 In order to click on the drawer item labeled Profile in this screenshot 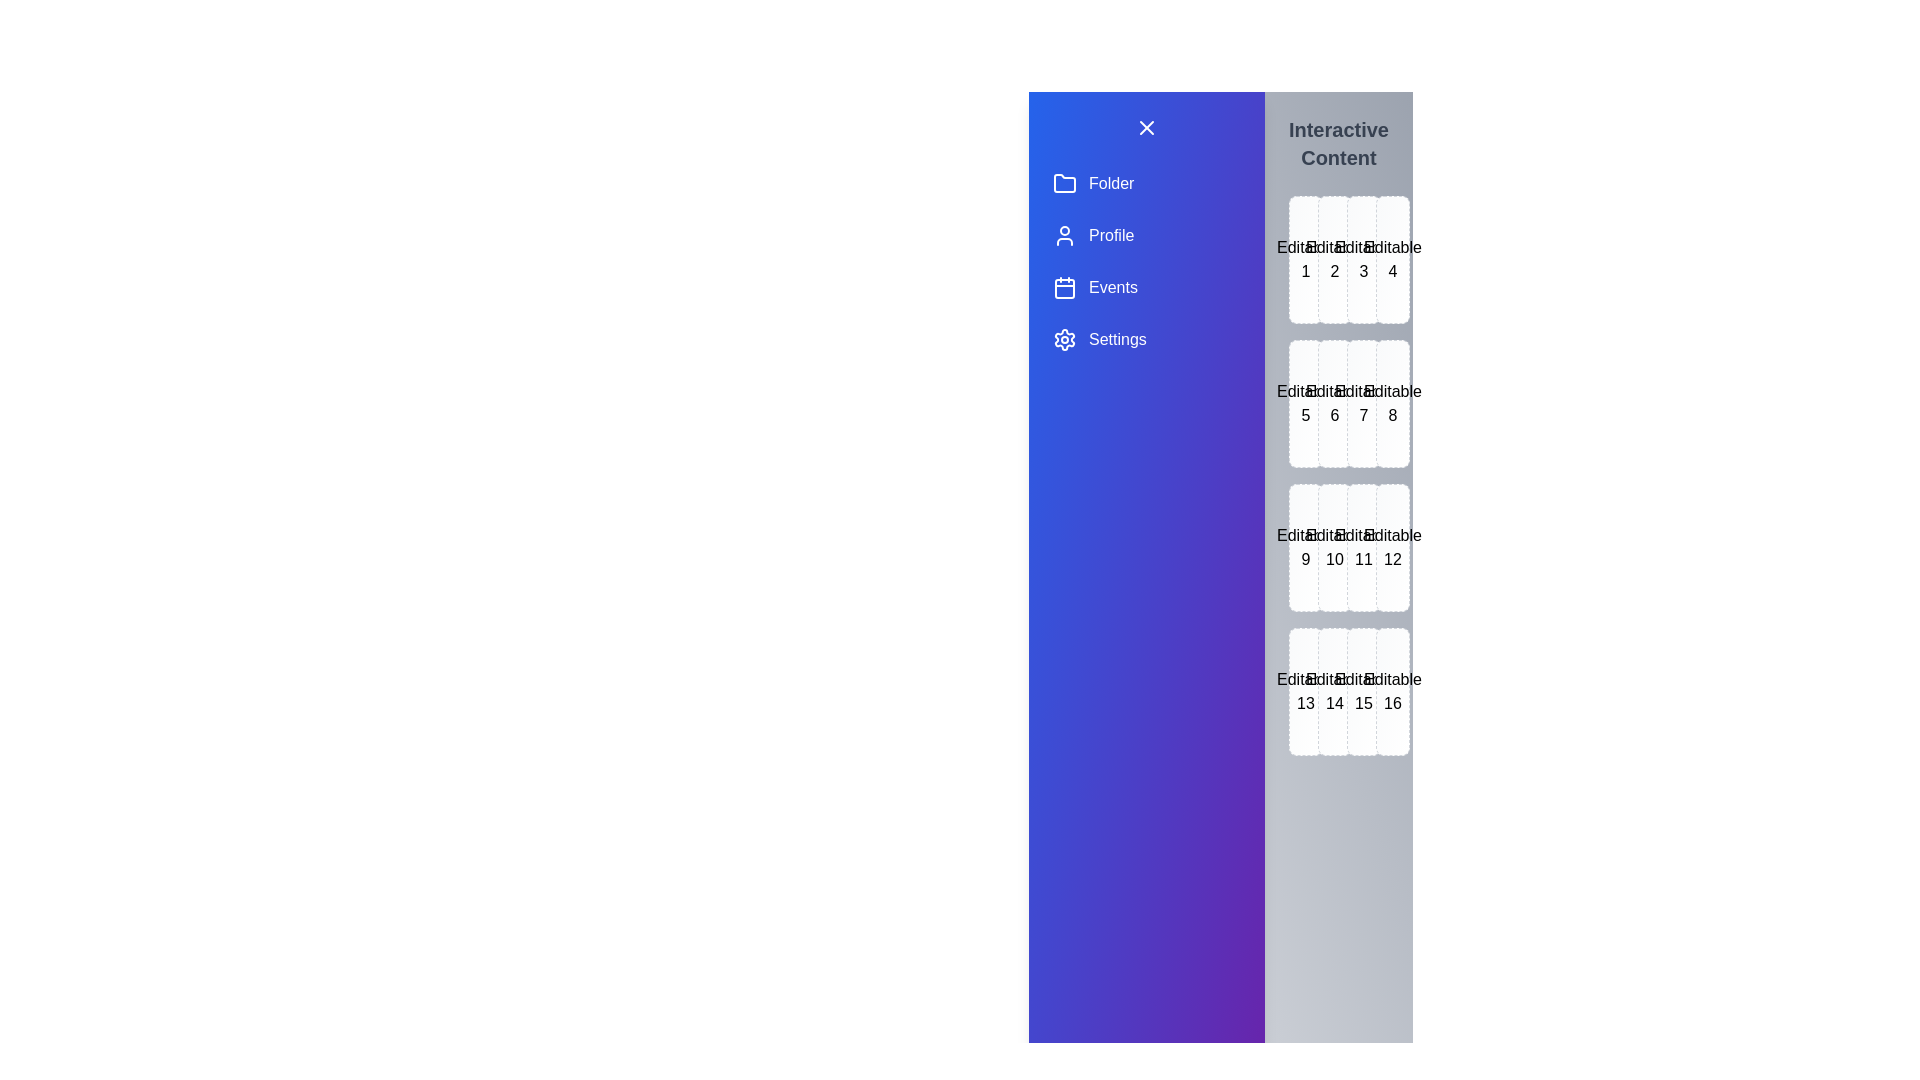, I will do `click(1146, 234)`.